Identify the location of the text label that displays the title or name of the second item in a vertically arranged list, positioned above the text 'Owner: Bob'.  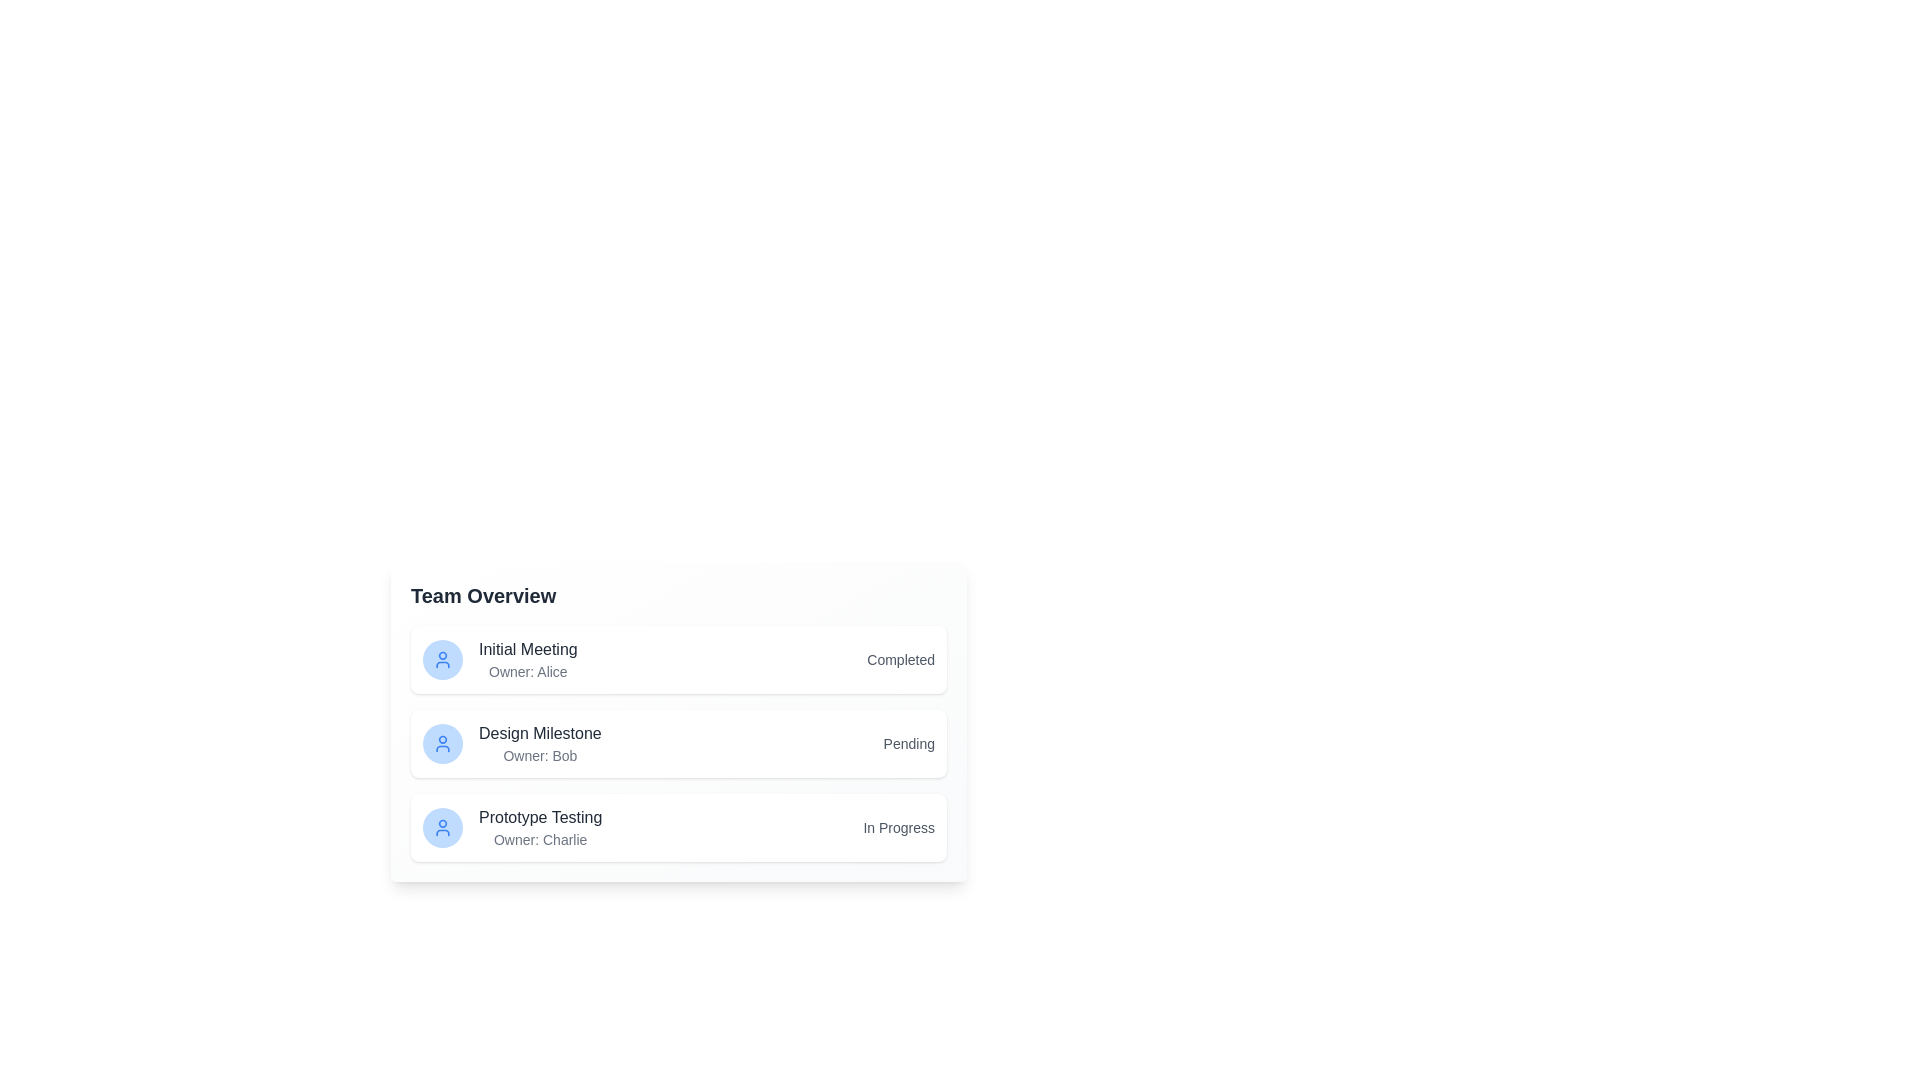
(540, 733).